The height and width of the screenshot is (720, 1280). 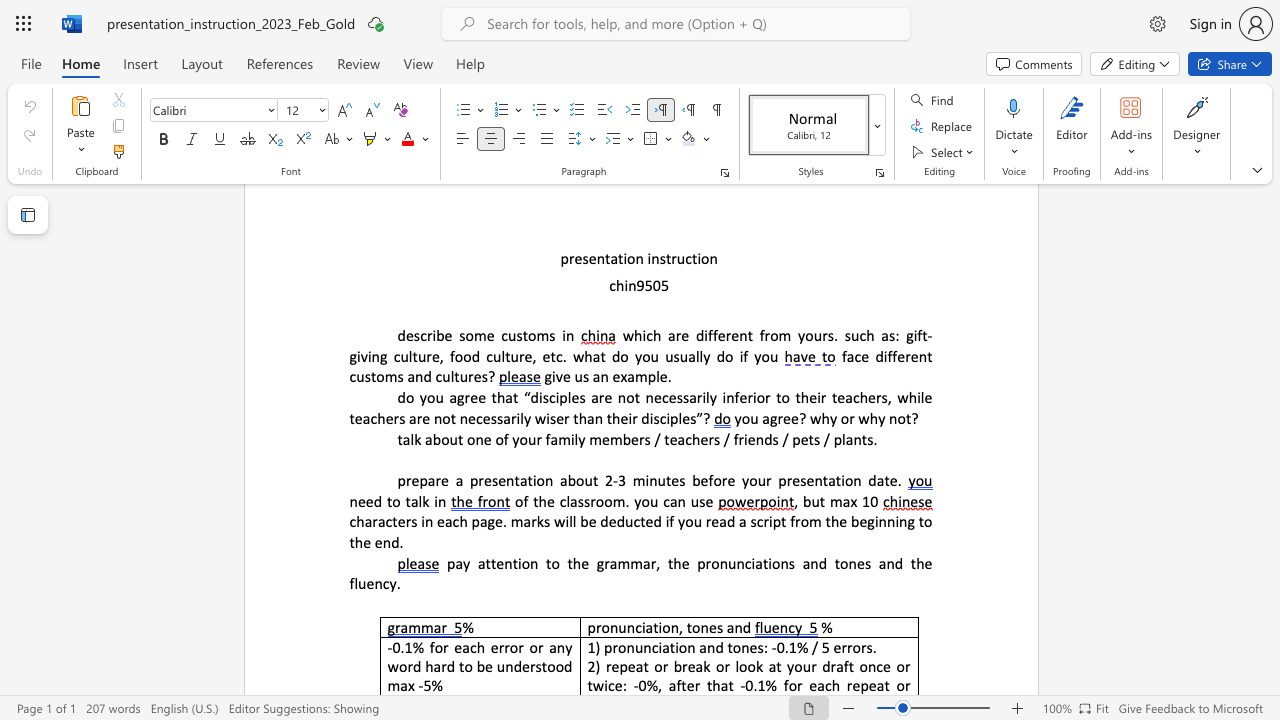 What do you see at coordinates (422, 684) in the screenshot?
I see `the subset text "5%" within the text "-0.1% for each error or any word hard to be understood max -5%"` at bounding box center [422, 684].